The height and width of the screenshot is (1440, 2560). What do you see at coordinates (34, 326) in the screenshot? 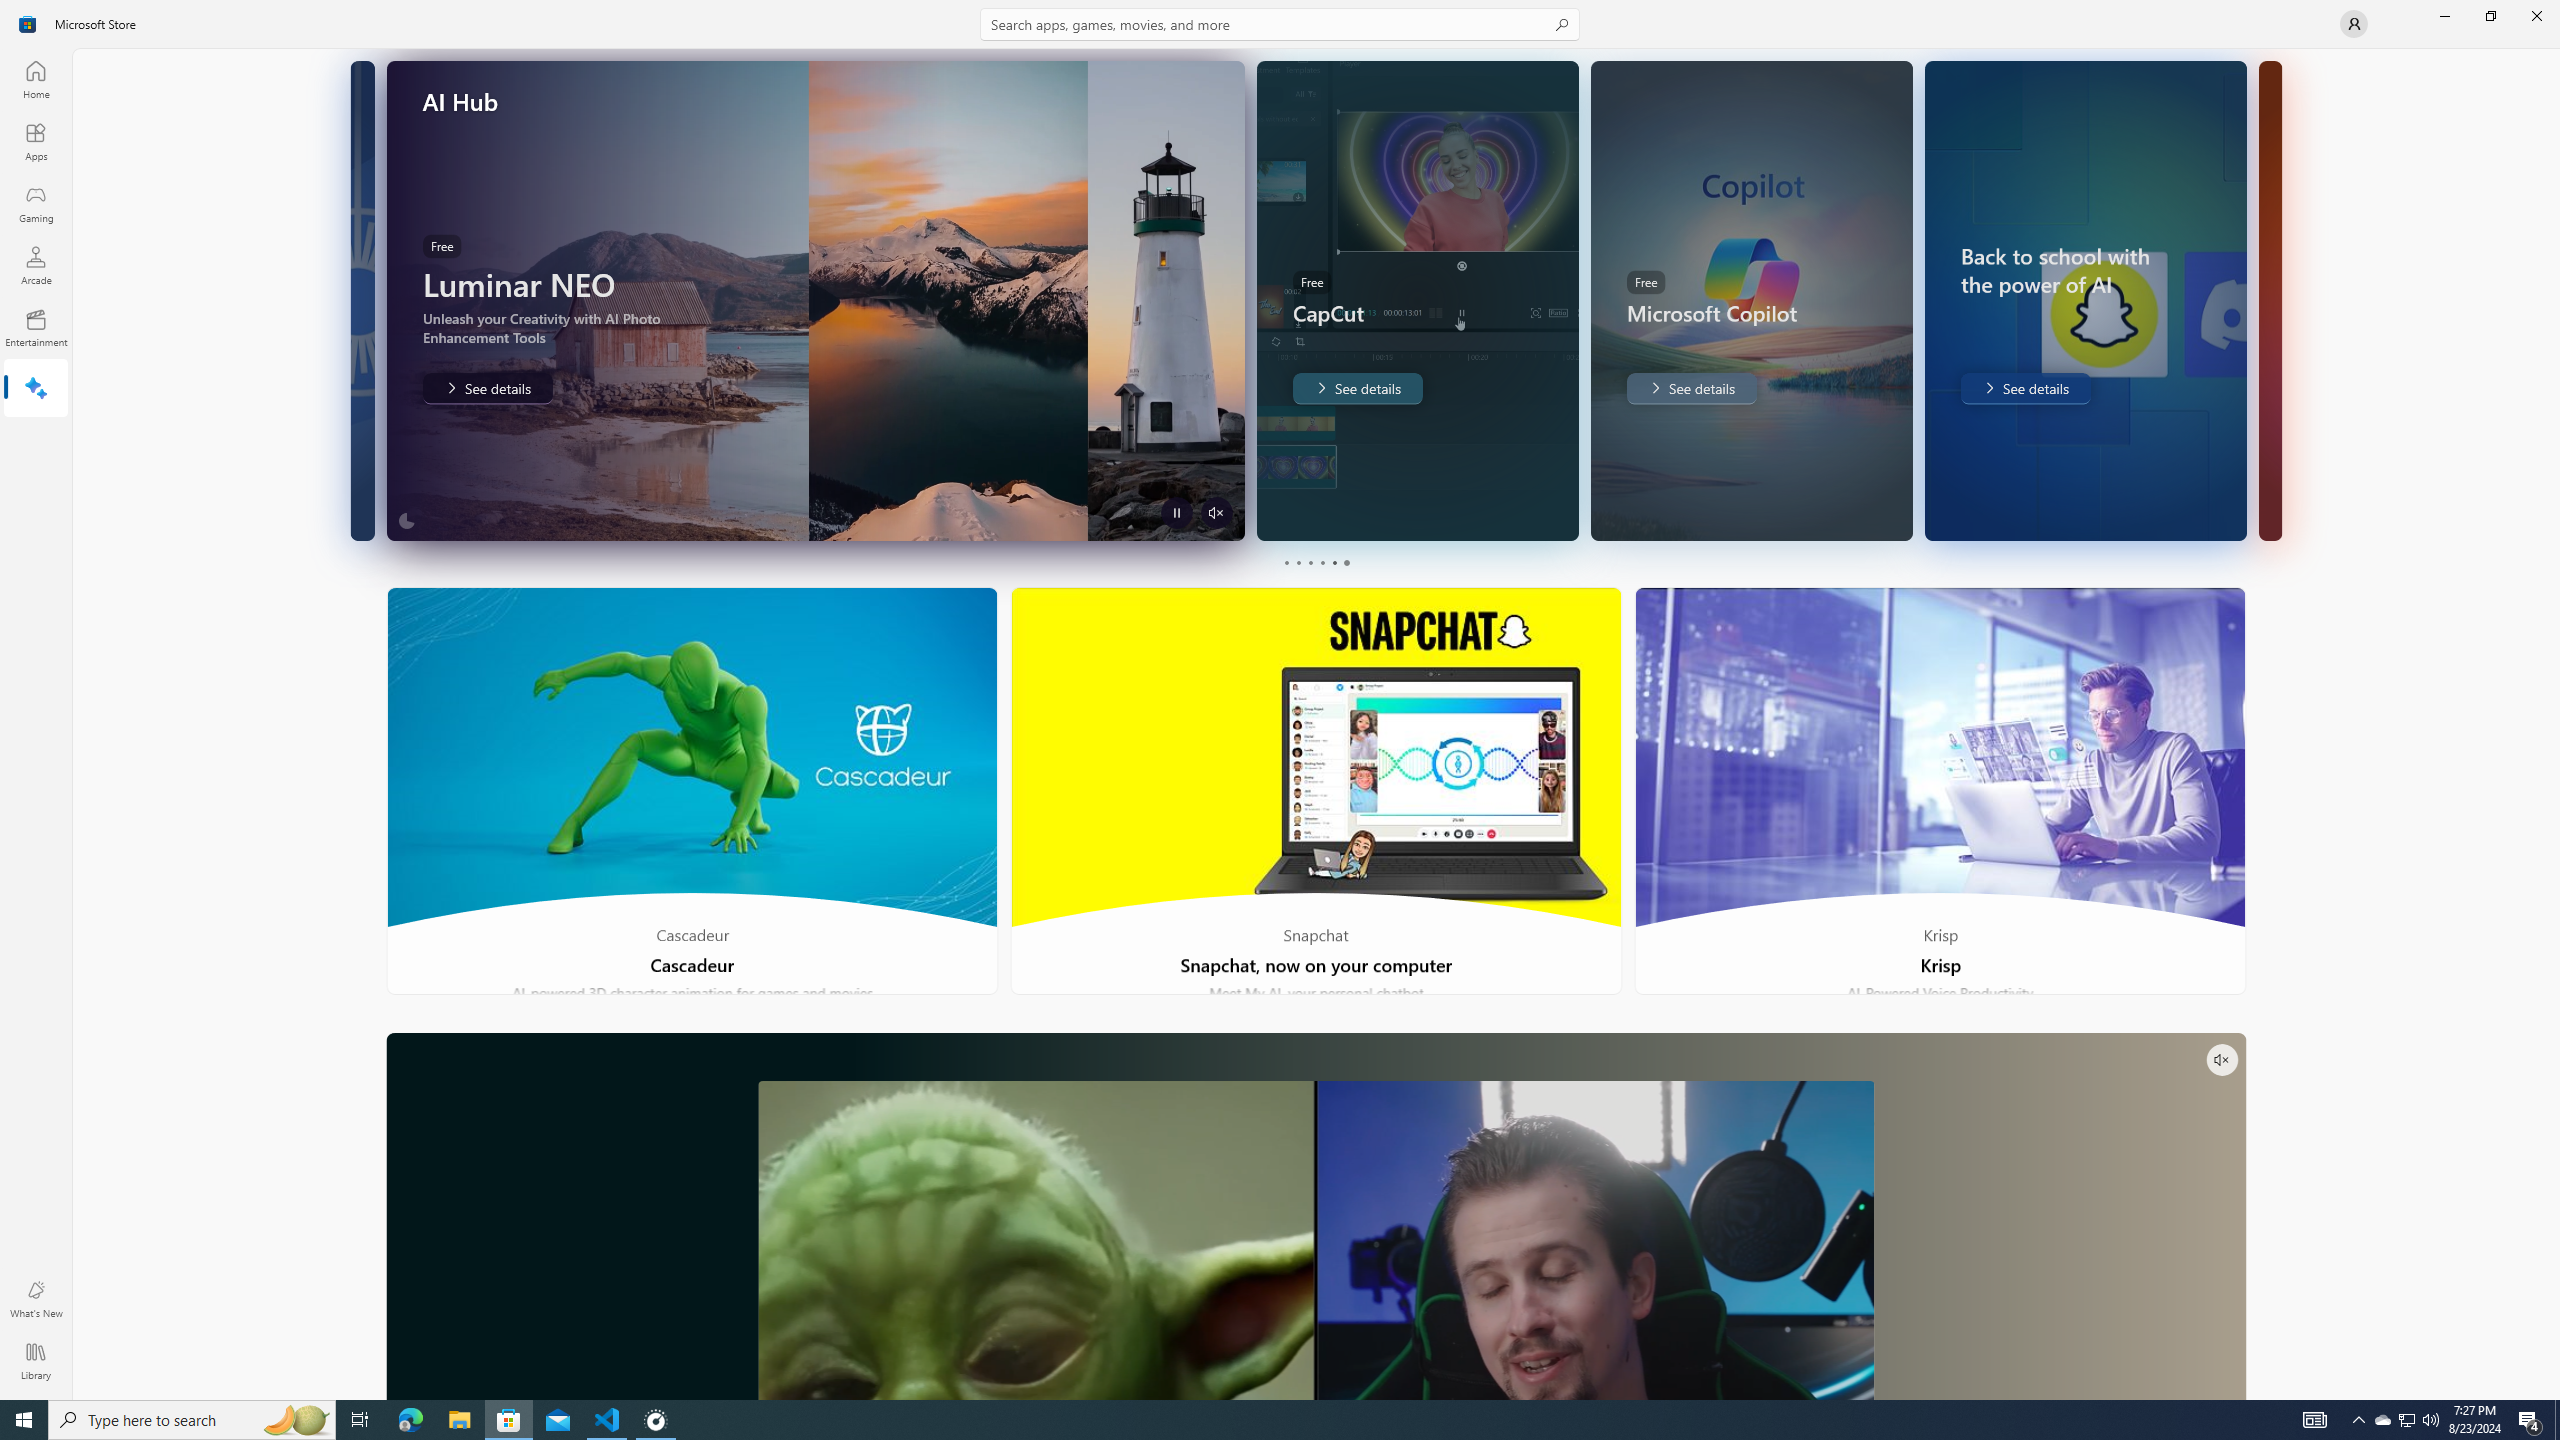
I see `'Entertainment'` at bounding box center [34, 326].